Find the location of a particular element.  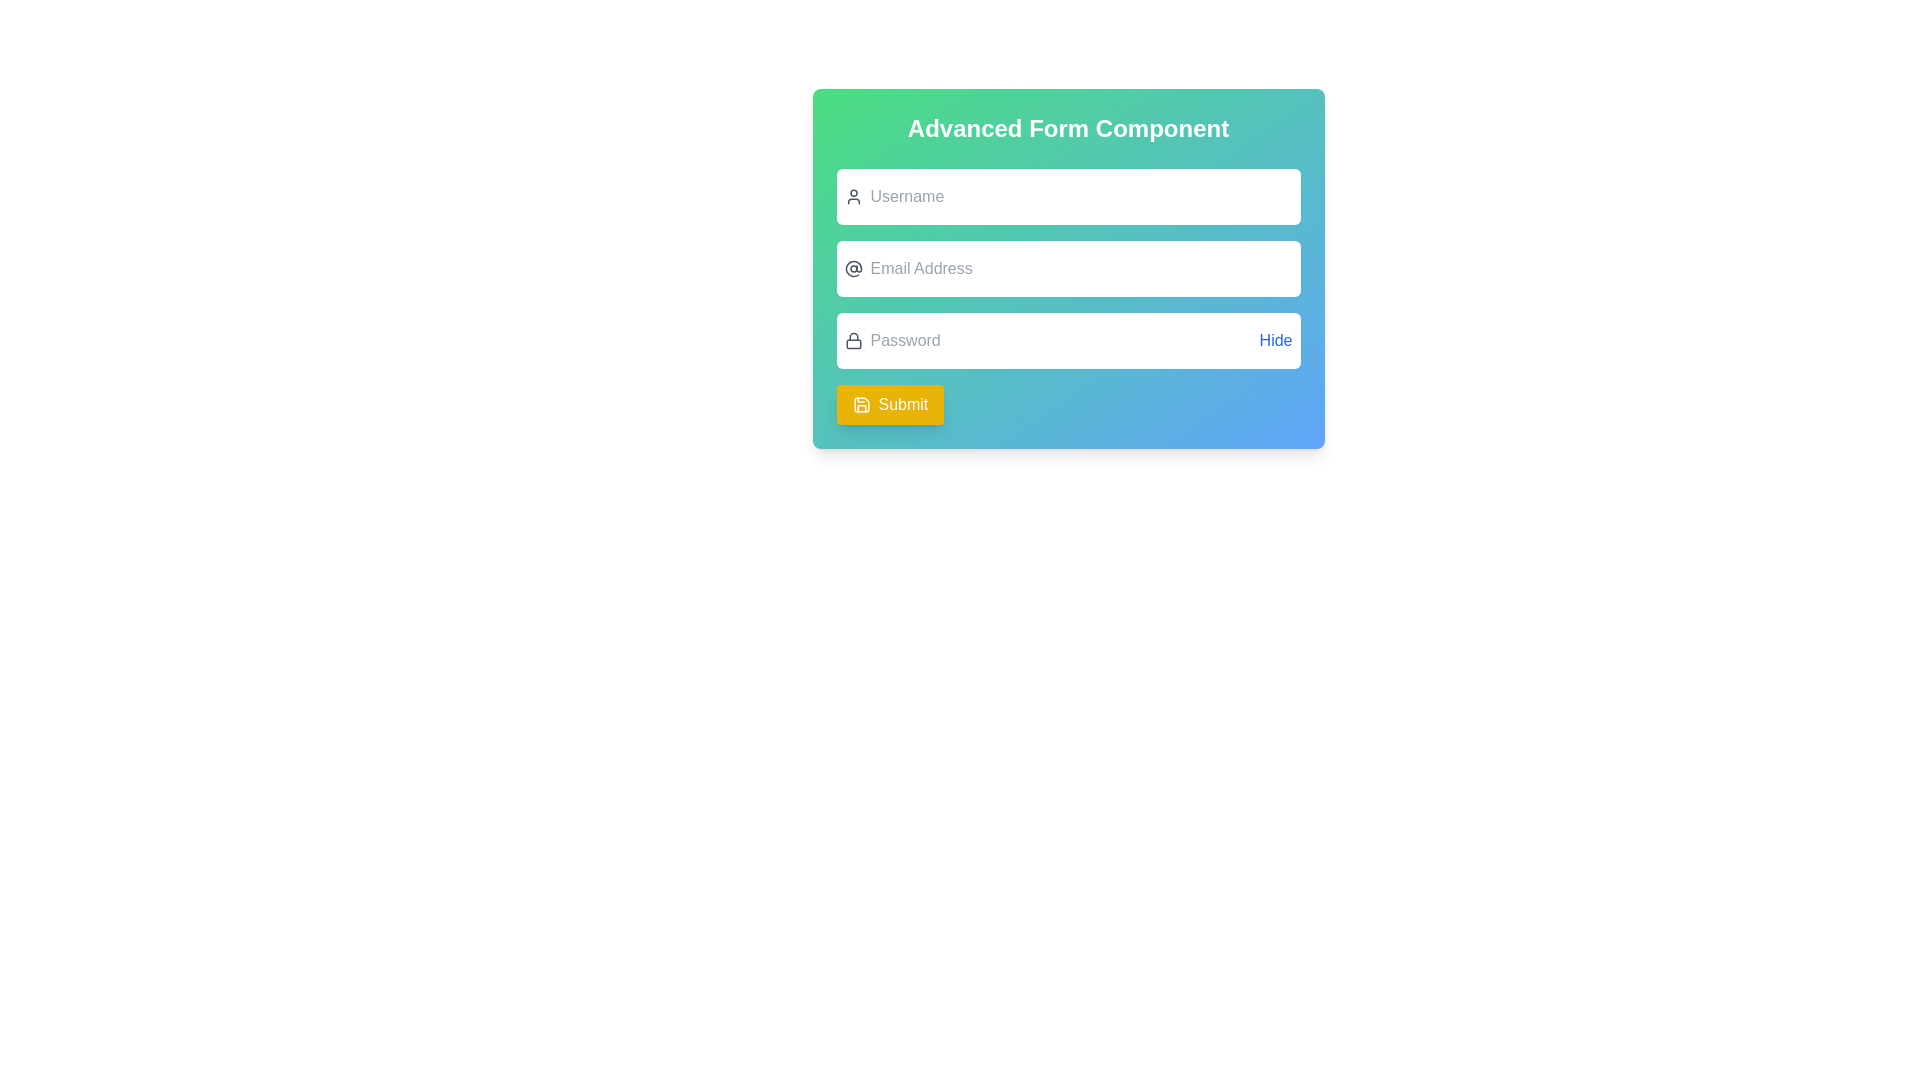

the visibility toggle button located at the right end of the password input field is located at coordinates (1275, 339).